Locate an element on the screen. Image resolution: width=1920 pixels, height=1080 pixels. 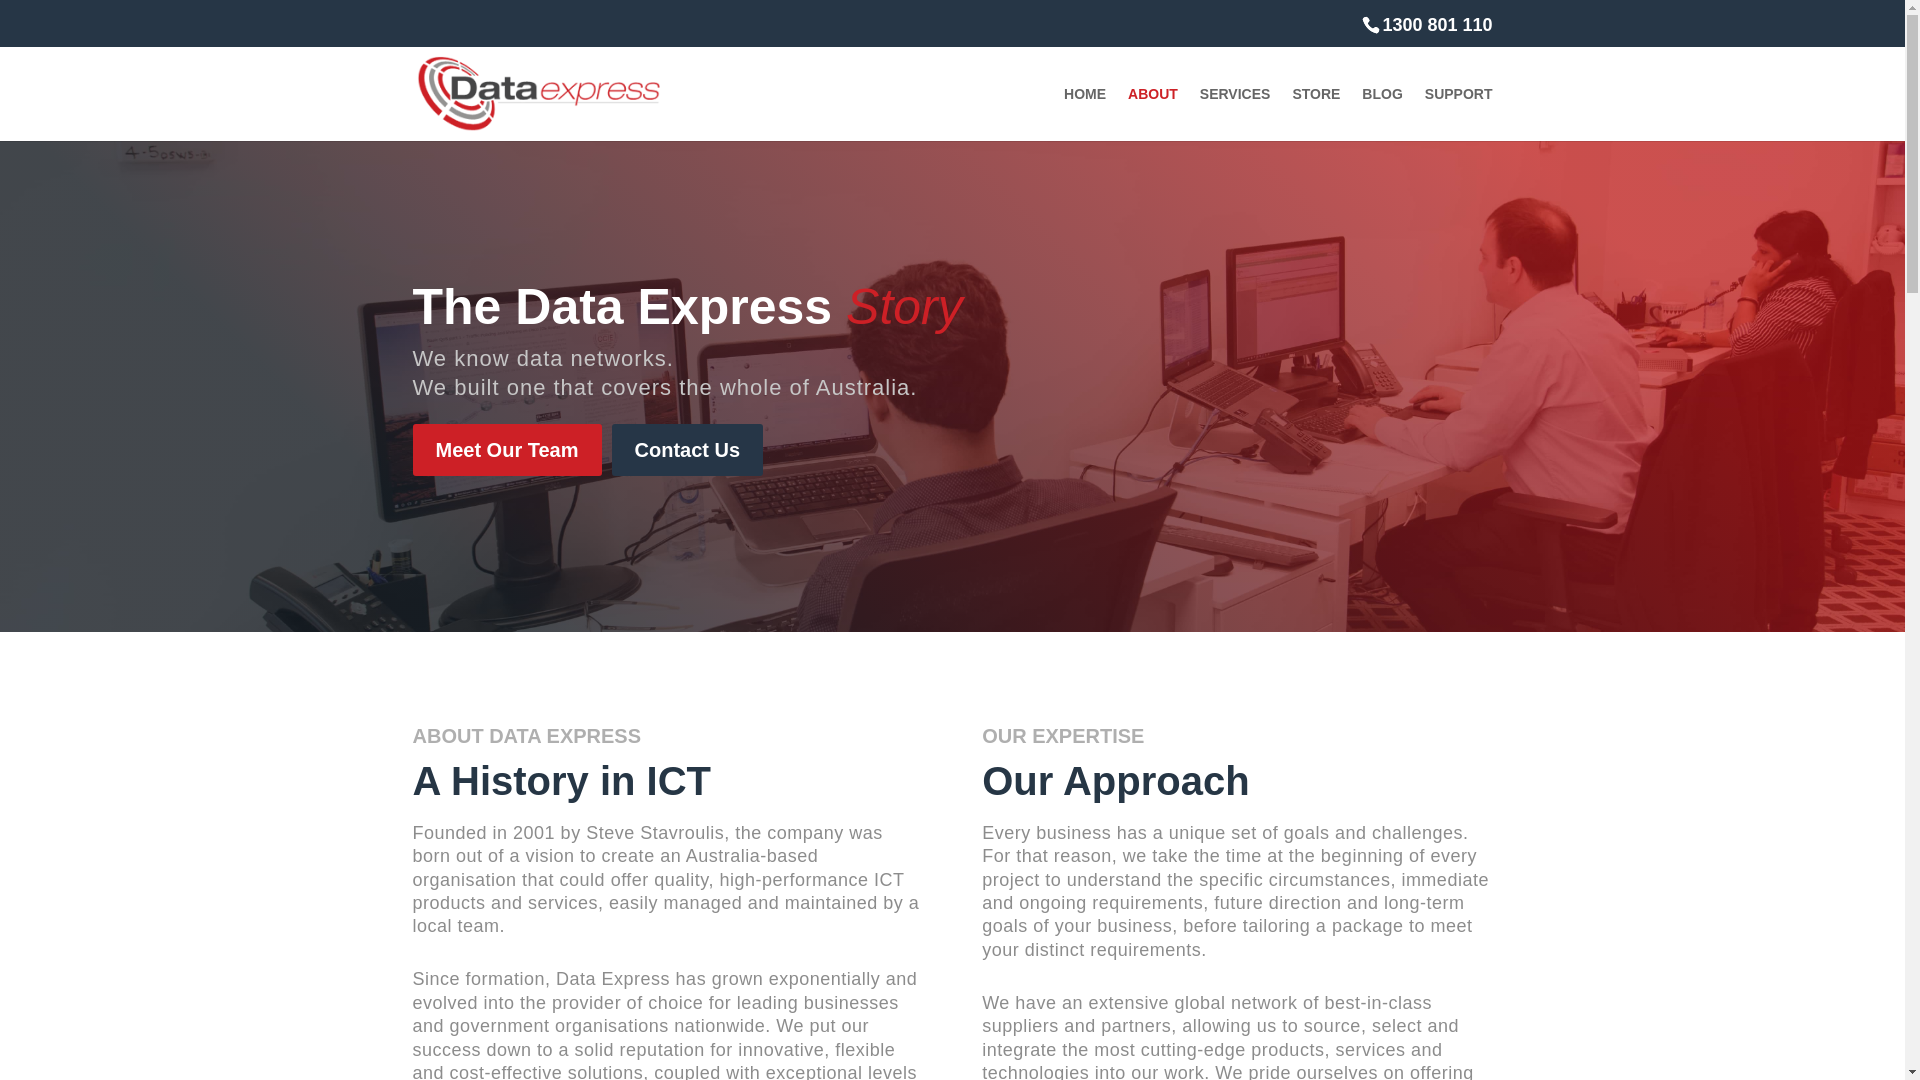
'SERVICES' is located at coordinates (1234, 114).